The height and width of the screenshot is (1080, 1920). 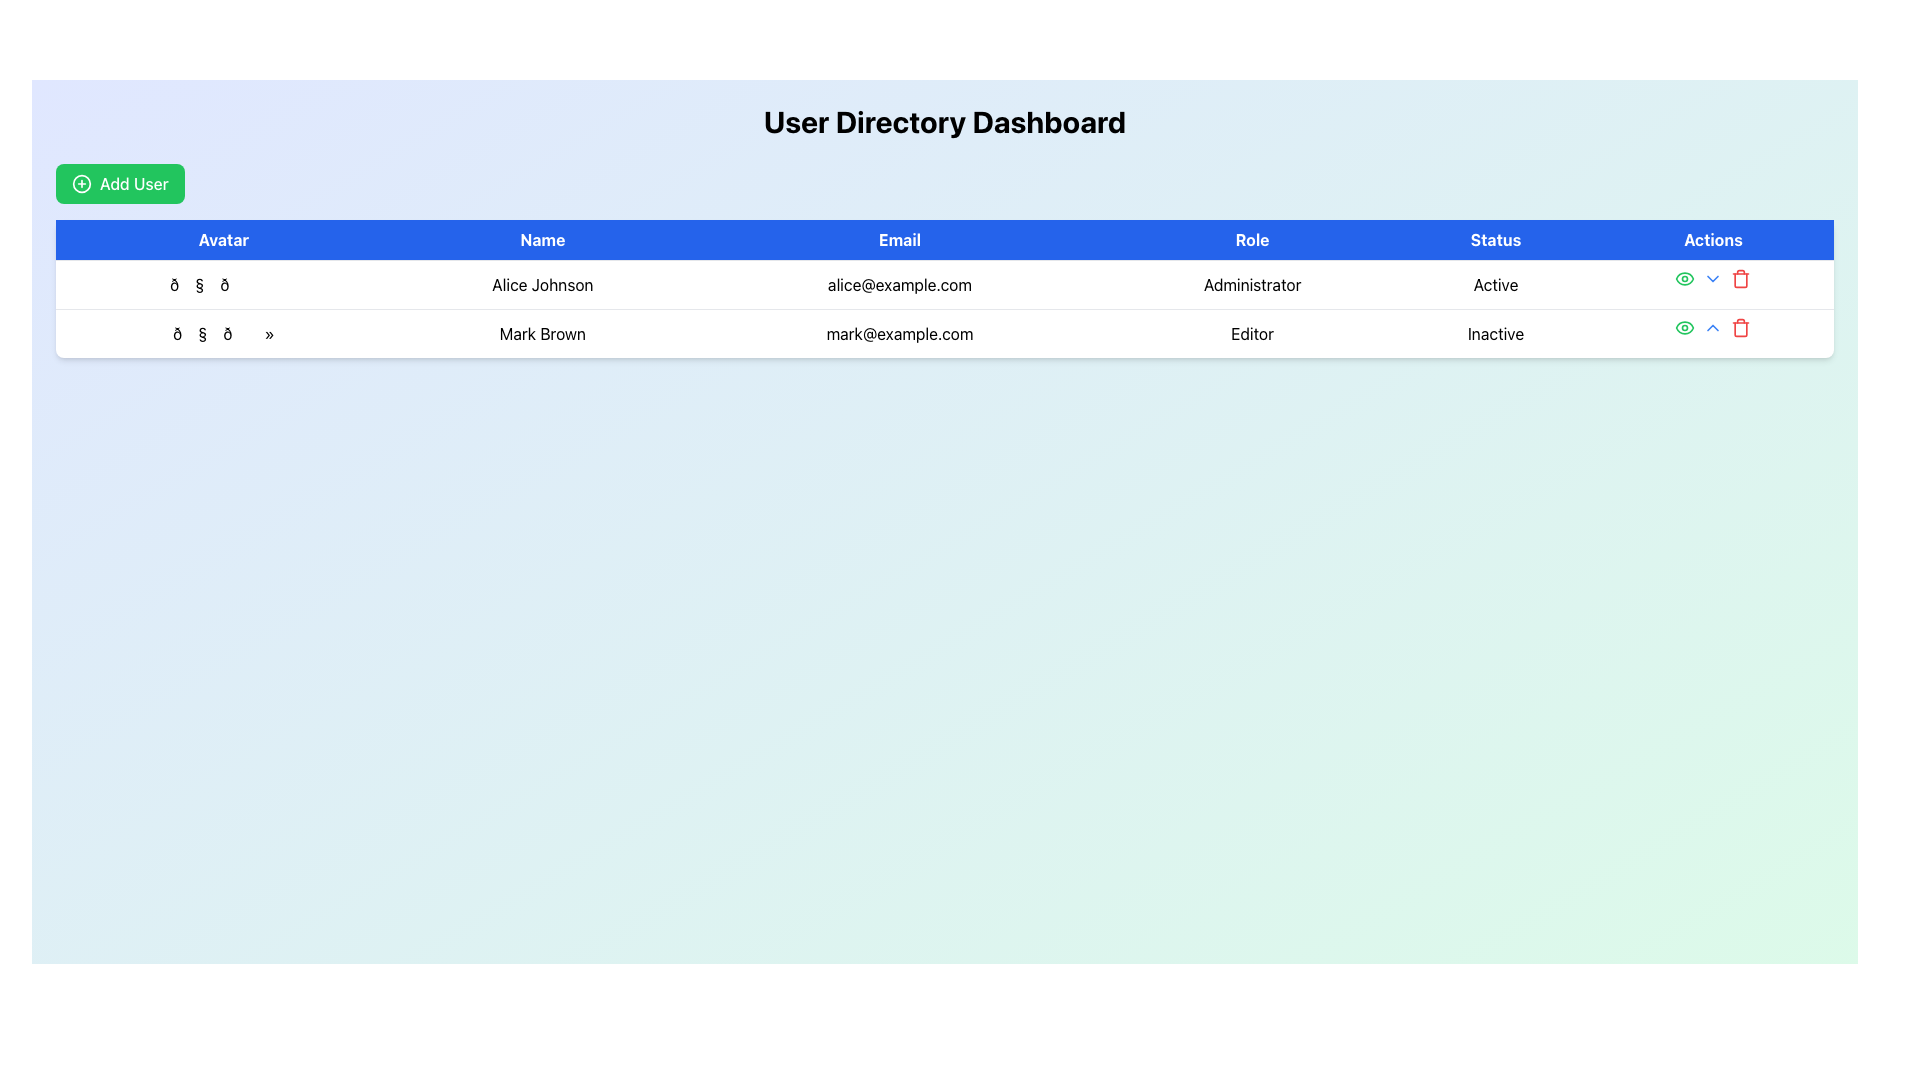 What do you see at coordinates (1684, 326) in the screenshot?
I see `the green eye-shaped icon` at bounding box center [1684, 326].